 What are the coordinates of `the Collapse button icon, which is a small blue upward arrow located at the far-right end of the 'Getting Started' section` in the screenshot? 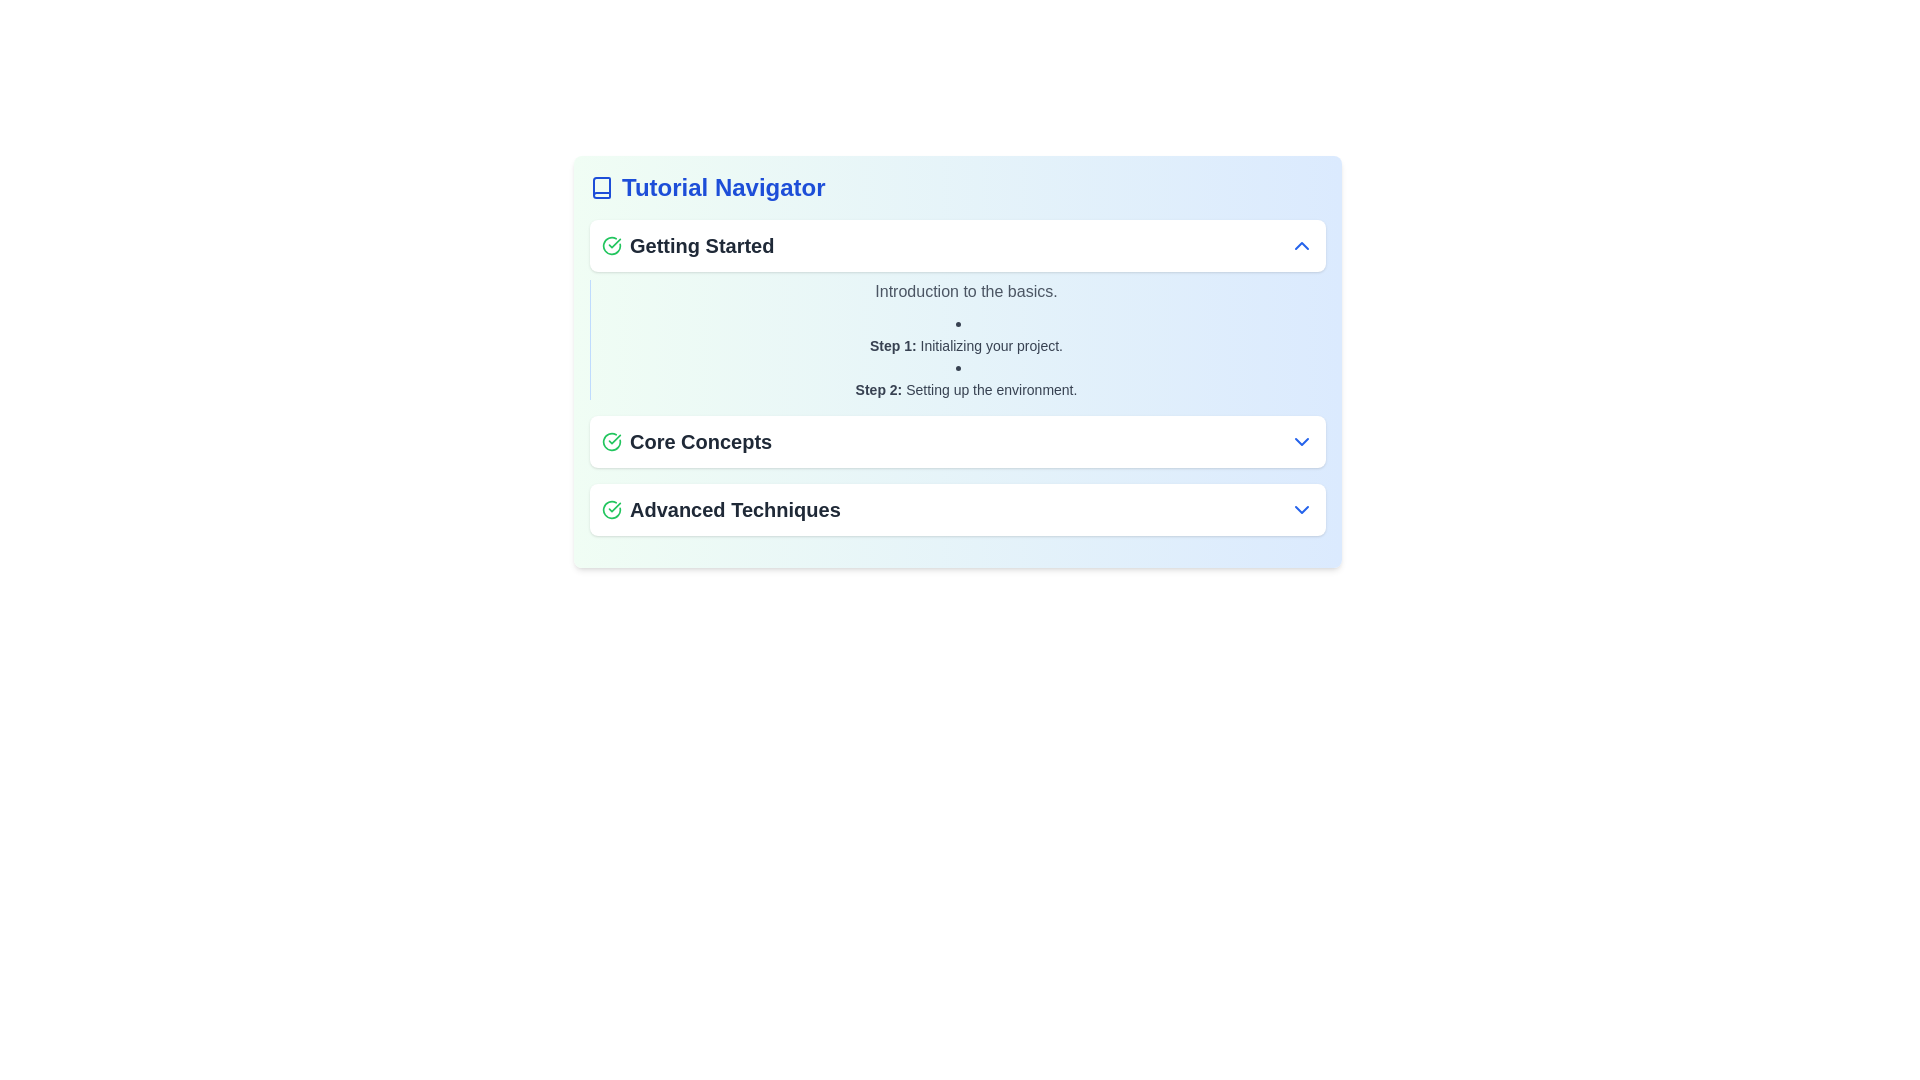 It's located at (1301, 245).